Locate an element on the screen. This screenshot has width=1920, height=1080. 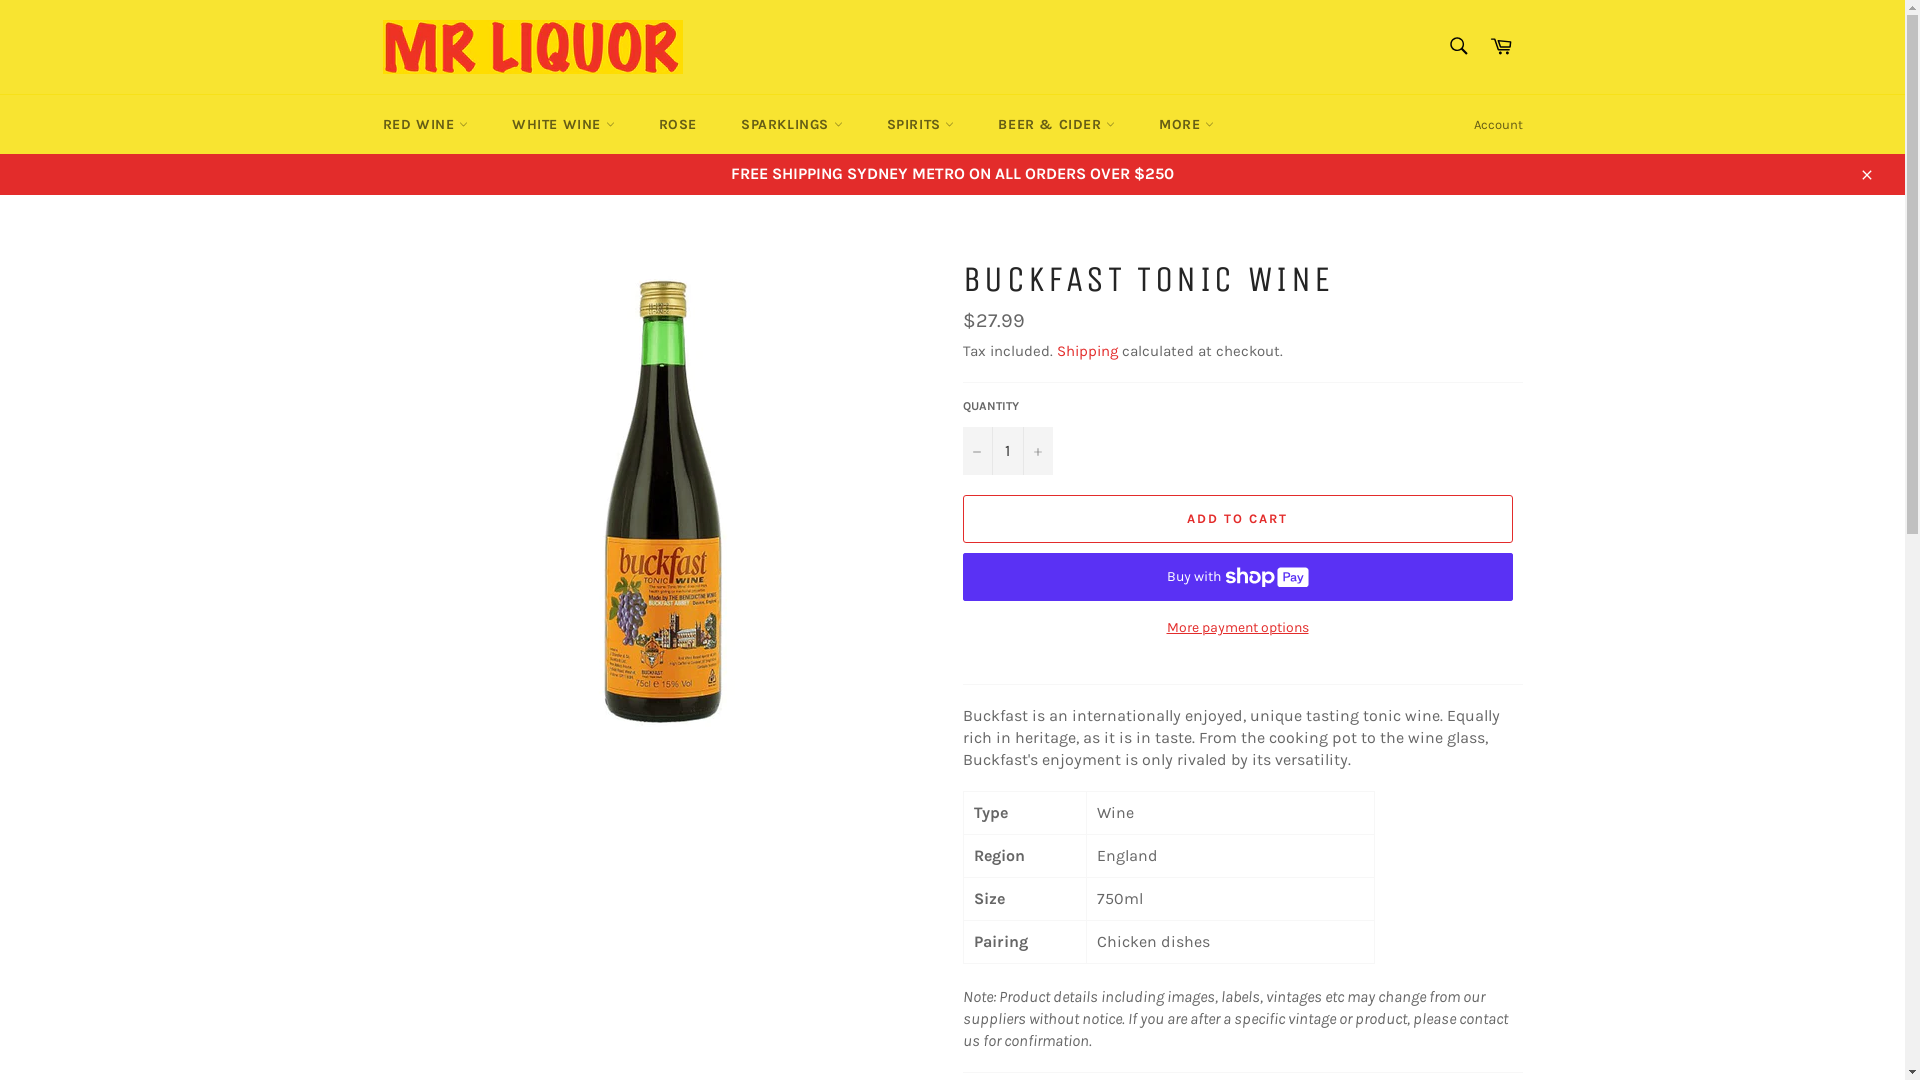
'WHITE WINE' is located at coordinates (491, 124).